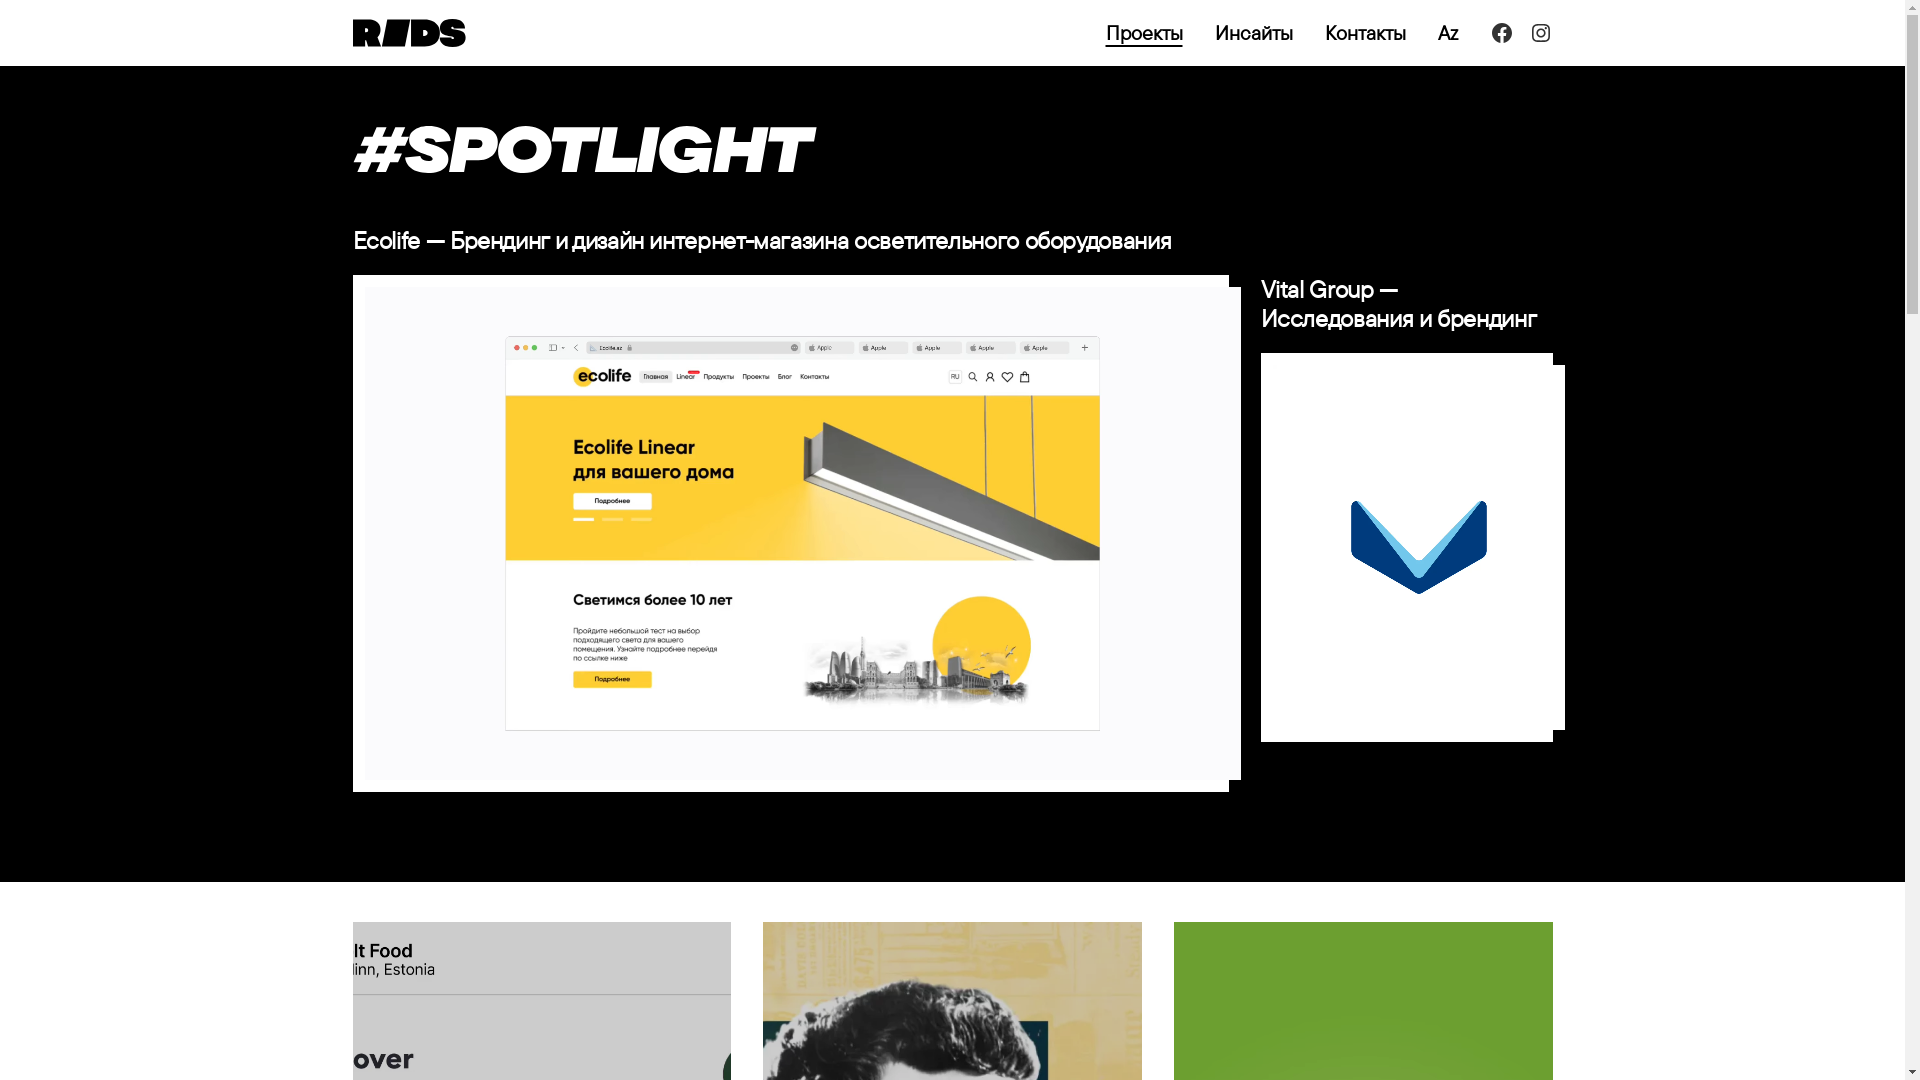 This screenshot has width=1920, height=1080. I want to click on 'Facebook', so click(1502, 33).